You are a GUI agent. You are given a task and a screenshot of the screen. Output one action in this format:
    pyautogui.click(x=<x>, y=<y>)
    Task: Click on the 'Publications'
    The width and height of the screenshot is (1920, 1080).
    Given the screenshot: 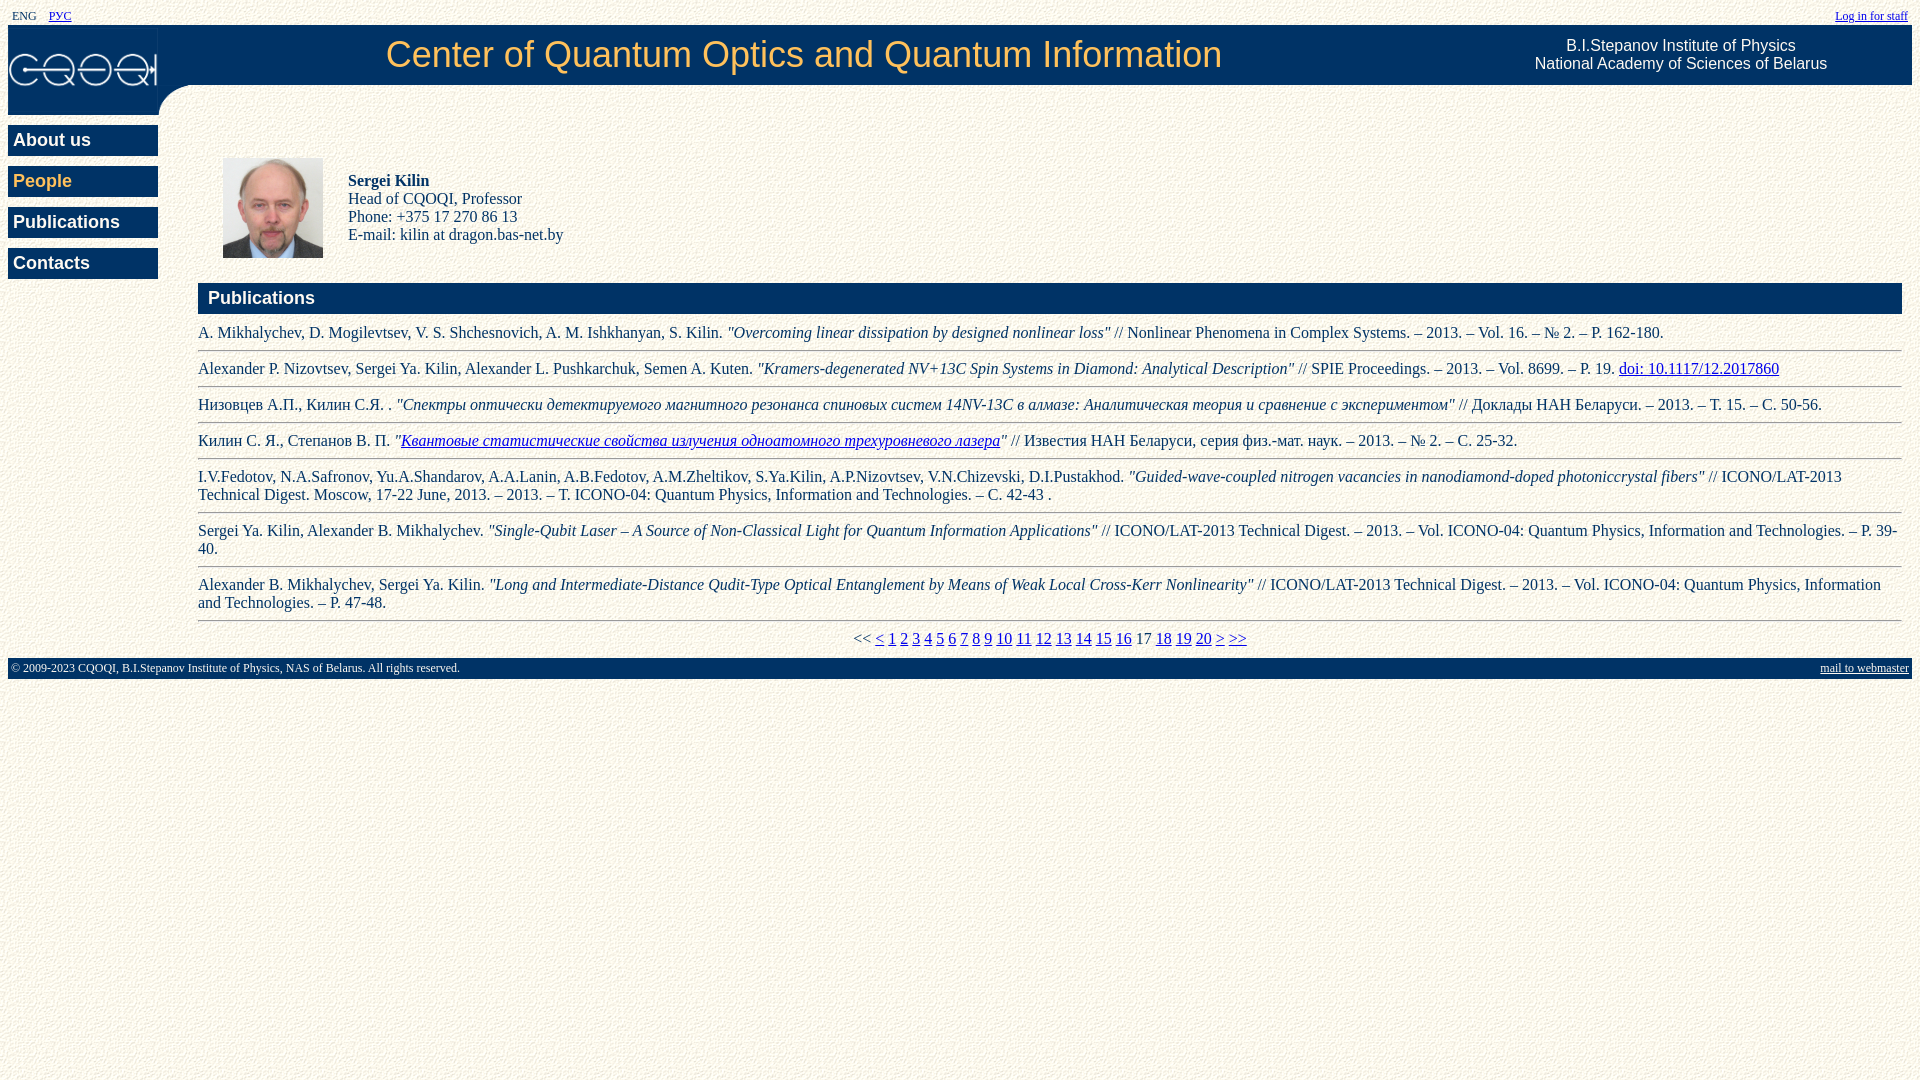 What is the action you would take?
    pyautogui.click(x=81, y=222)
    